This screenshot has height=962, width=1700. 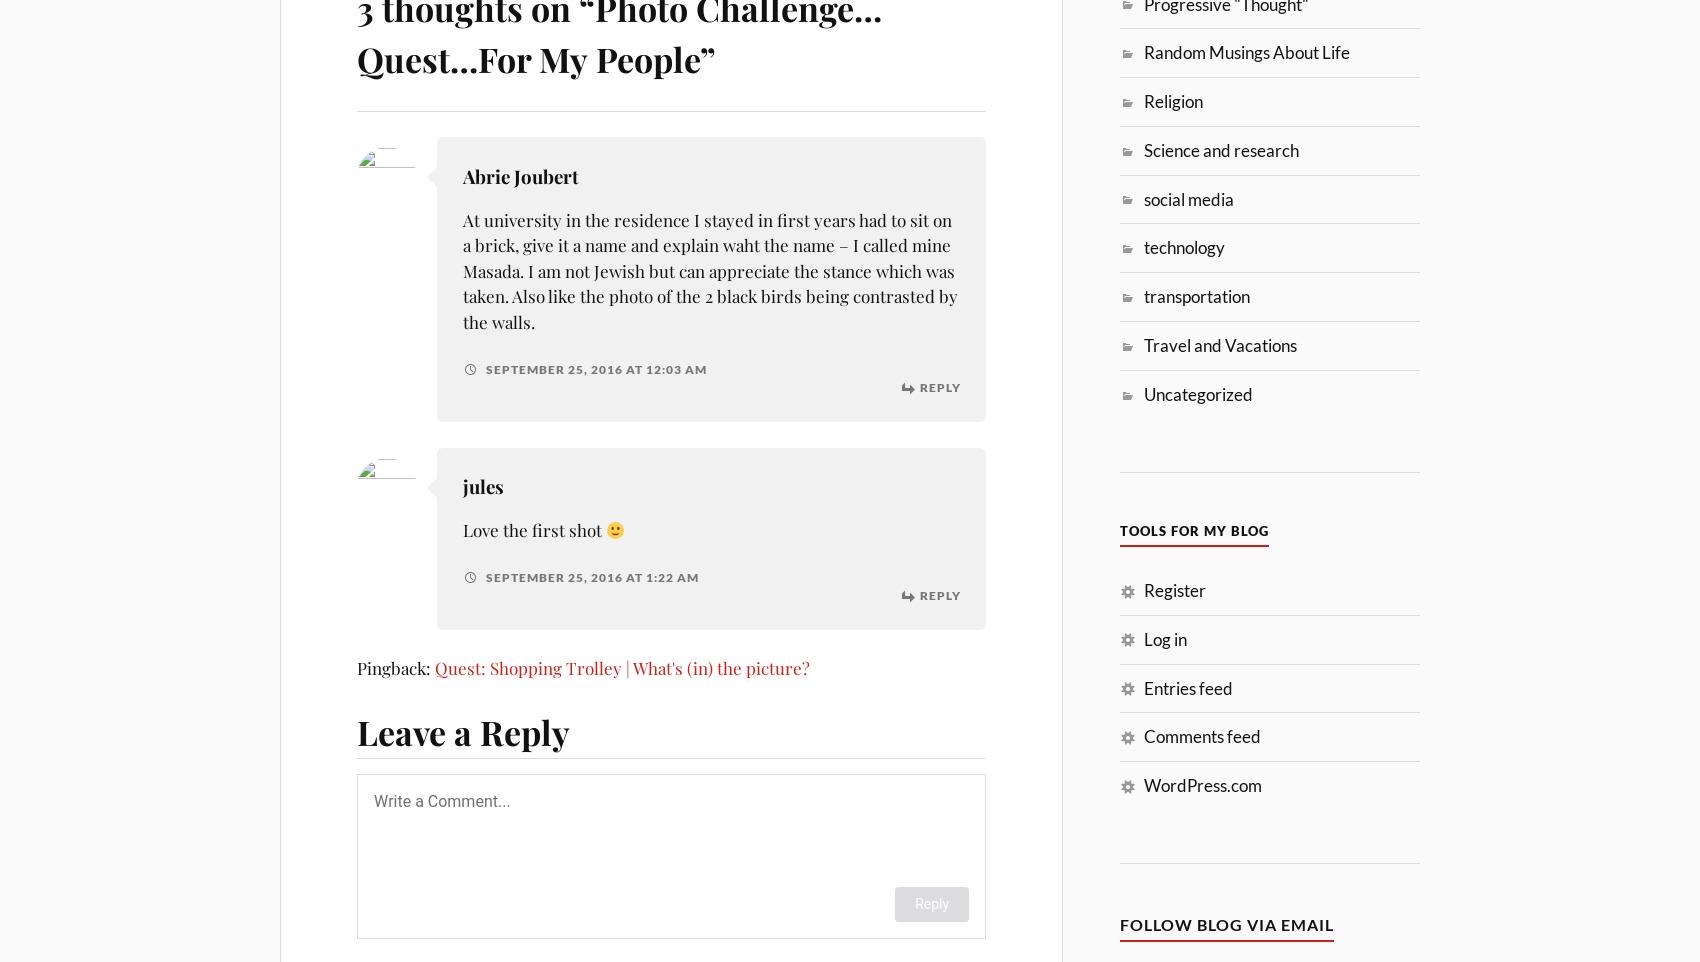 What do you see at coordinates (1245, 52) in the screenshot?
I see `'Random Musings About Life'` at bounding box center [1245, 52].